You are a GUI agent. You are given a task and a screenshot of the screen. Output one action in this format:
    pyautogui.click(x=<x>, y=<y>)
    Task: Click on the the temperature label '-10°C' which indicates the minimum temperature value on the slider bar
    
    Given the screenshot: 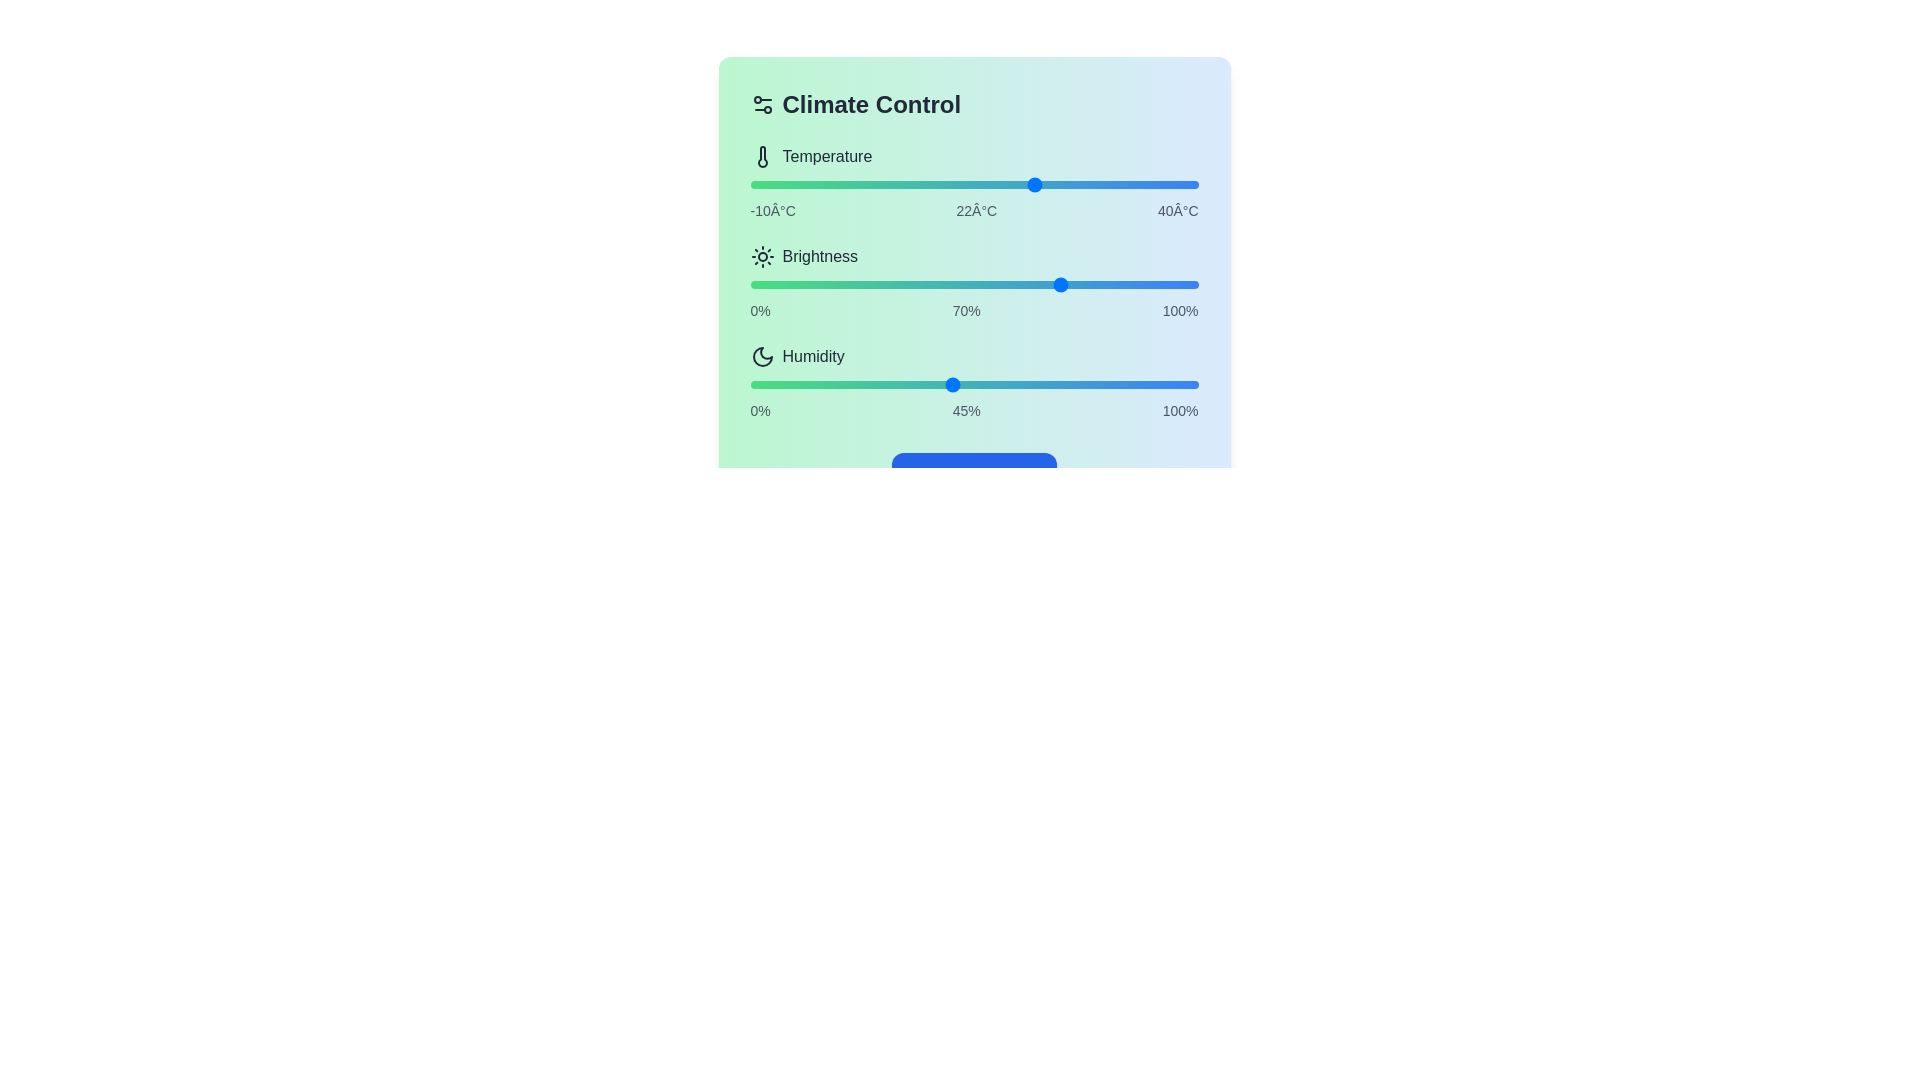 What is the action you would take?
    pyautogui.click(x=772, y=211)
    